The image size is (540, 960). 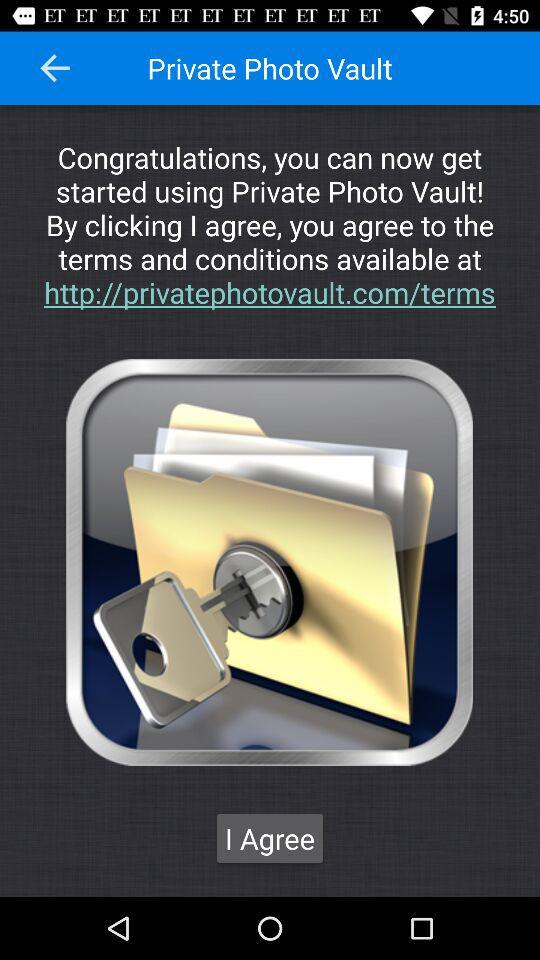 What do you see at coordinates (55, 68) in the screenshot?
I see `the icon next to private photo vault icon` at bounding box center [55, 68].